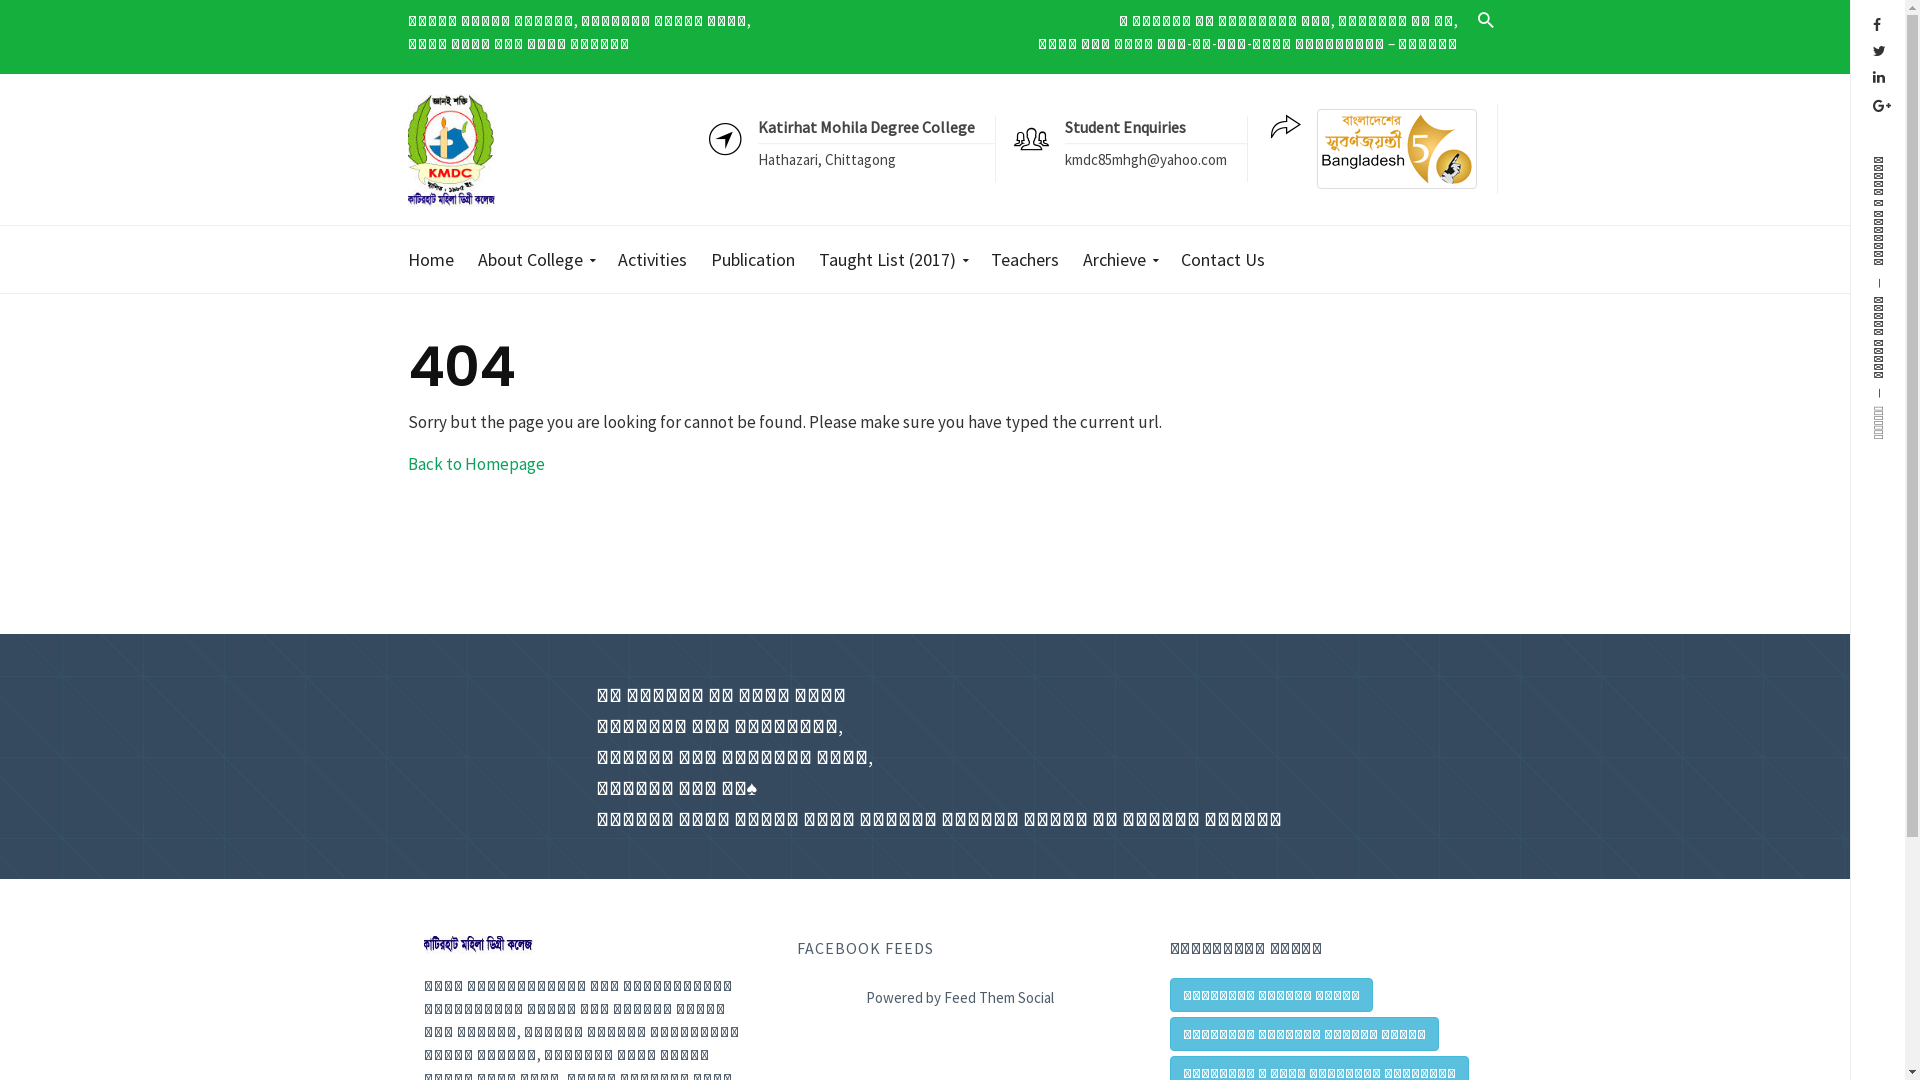  Describe the element at coordinates (534, 258) in the screenshot. I see `'About College'` at that location.